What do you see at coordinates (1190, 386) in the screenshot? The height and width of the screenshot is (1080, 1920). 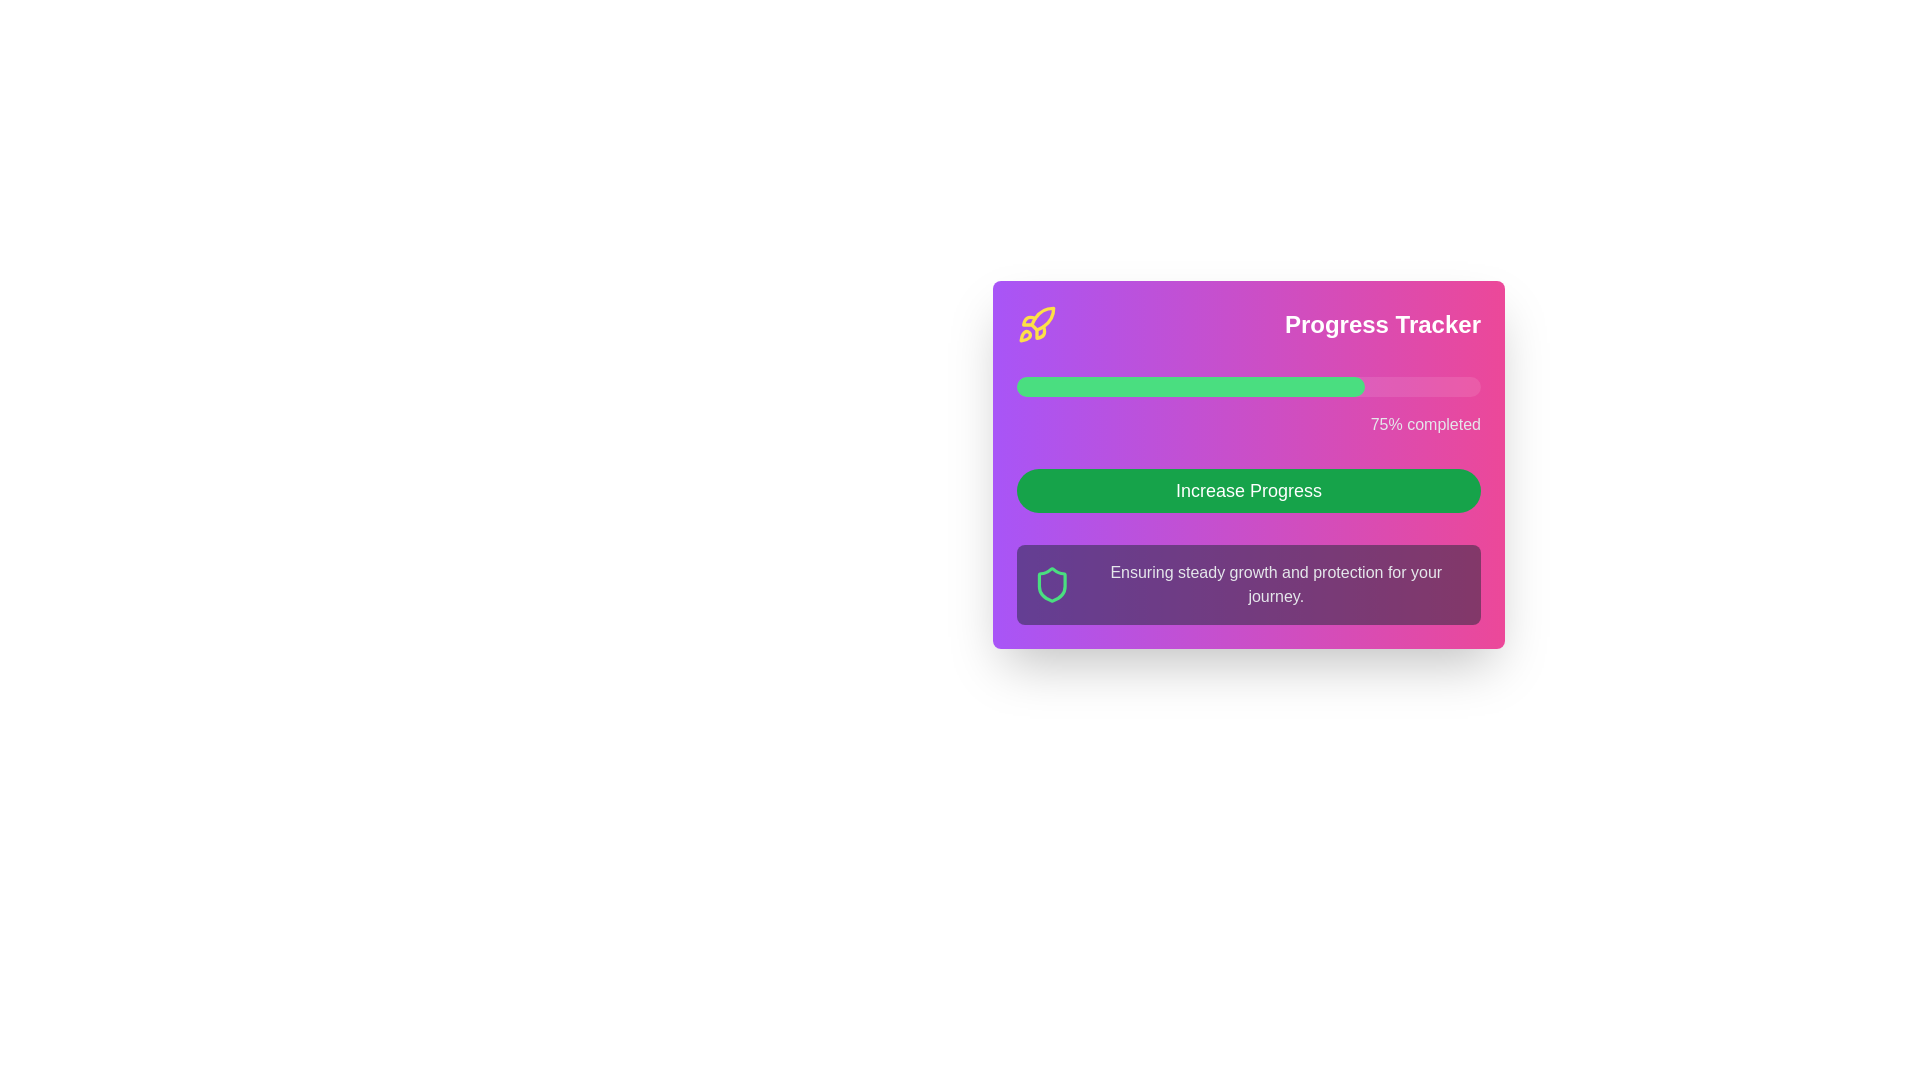 I see `the filled section of the progress bar in the Progress Tracker, which indicates 75% completion` at bounding box center [1190, 386].